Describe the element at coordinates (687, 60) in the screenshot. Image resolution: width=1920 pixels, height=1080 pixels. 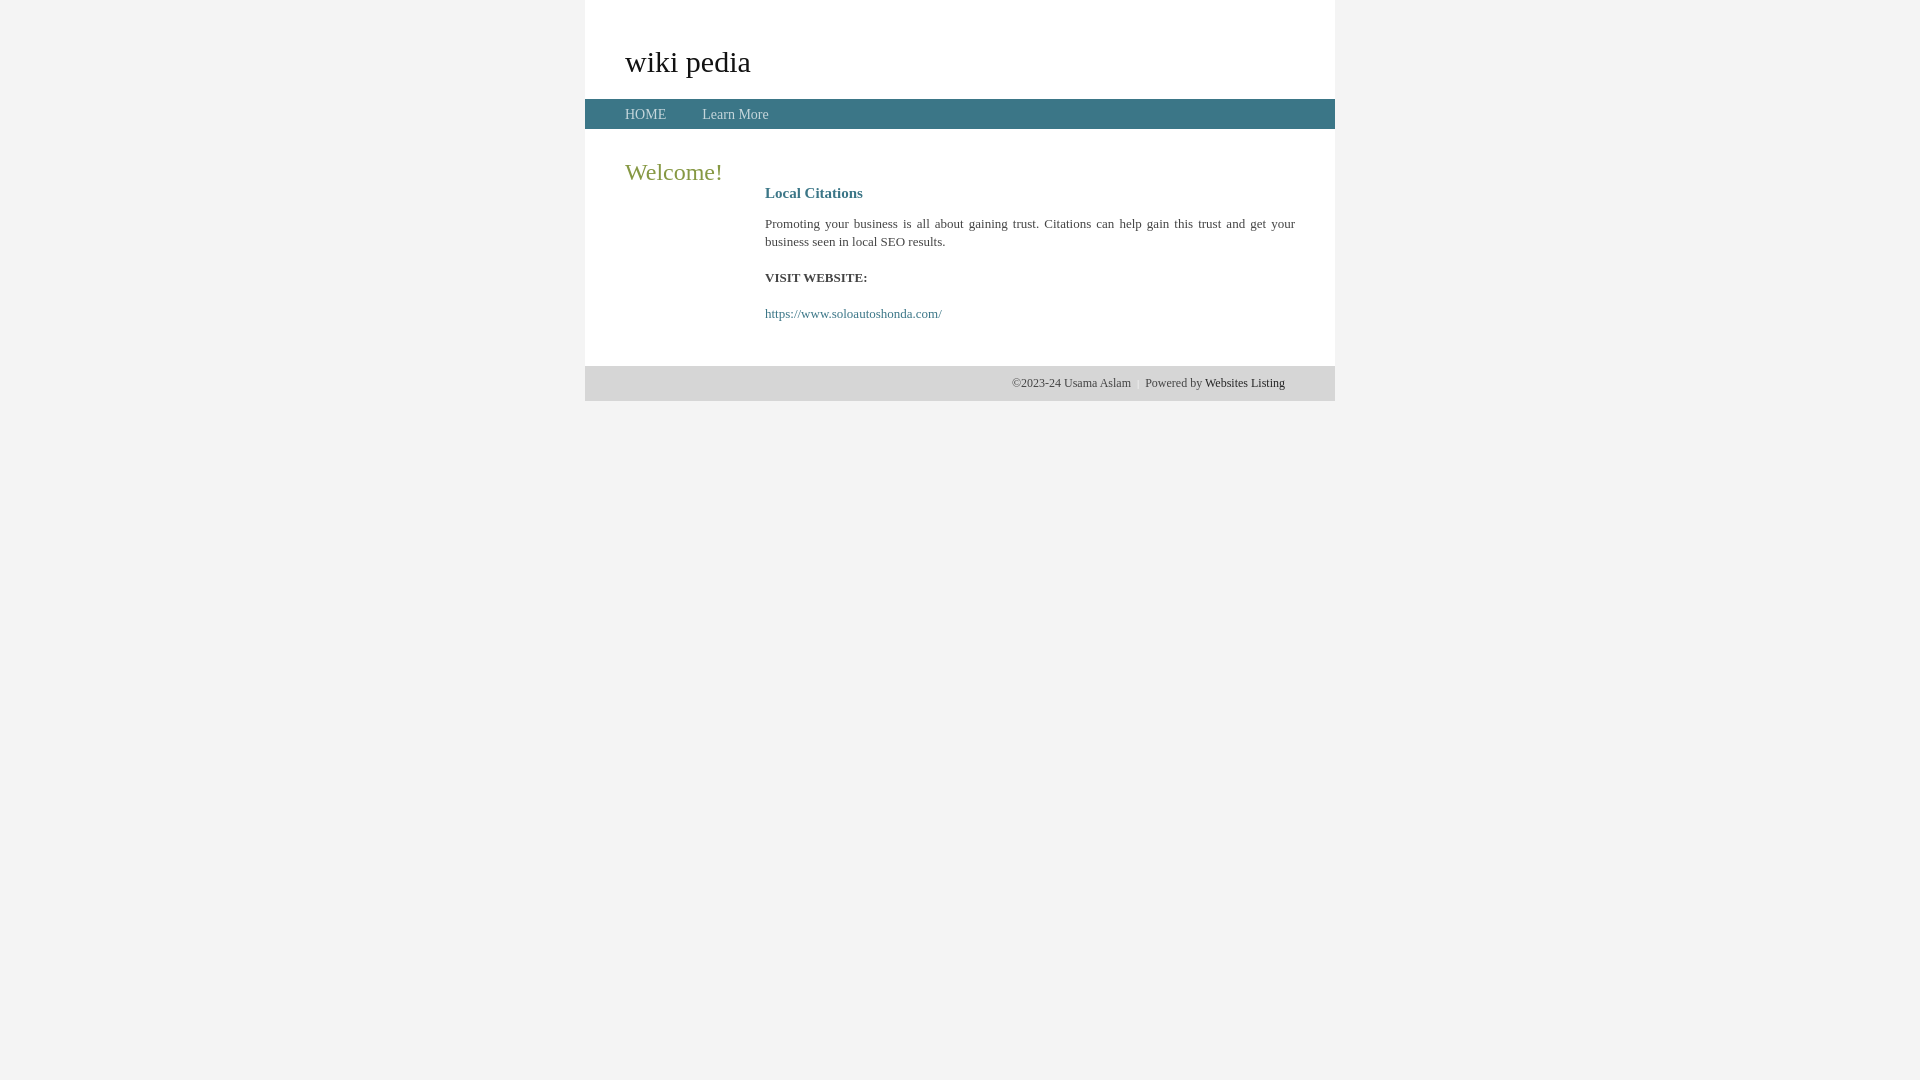
I see `'wiki pedia'` at that location.